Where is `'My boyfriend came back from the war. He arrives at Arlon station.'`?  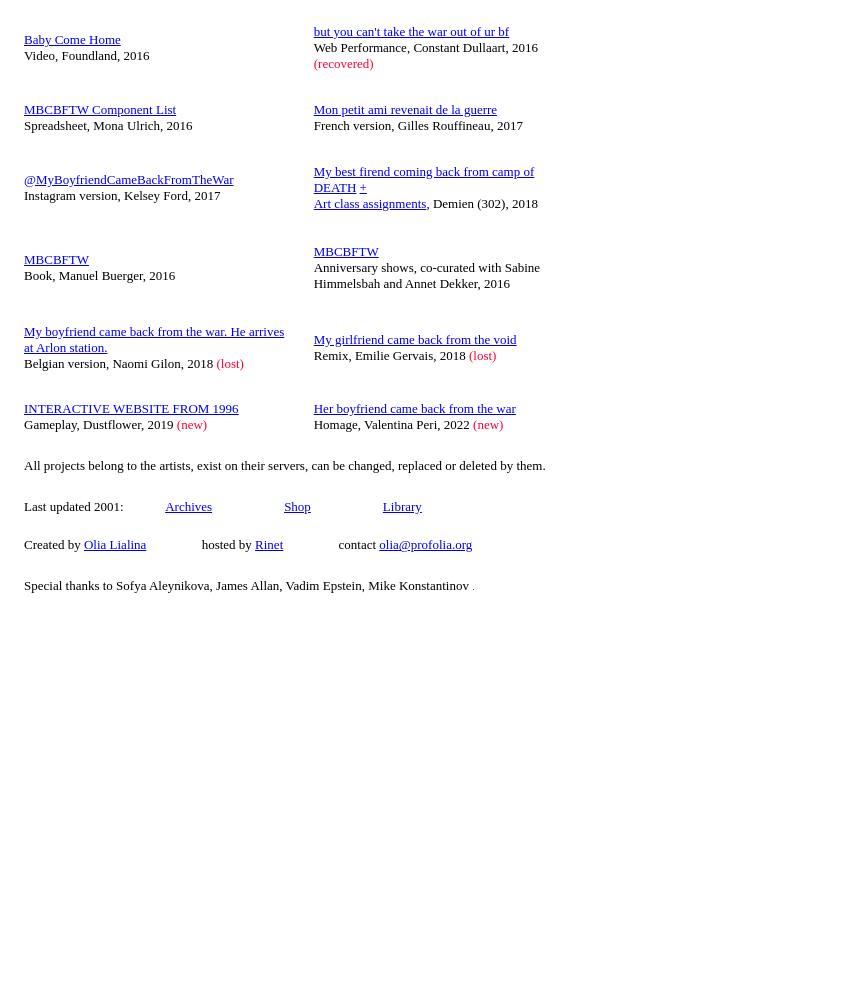 'My boyfriend came back from the war. He arrives at Arlon station.' is located at coordinates (154, 337).